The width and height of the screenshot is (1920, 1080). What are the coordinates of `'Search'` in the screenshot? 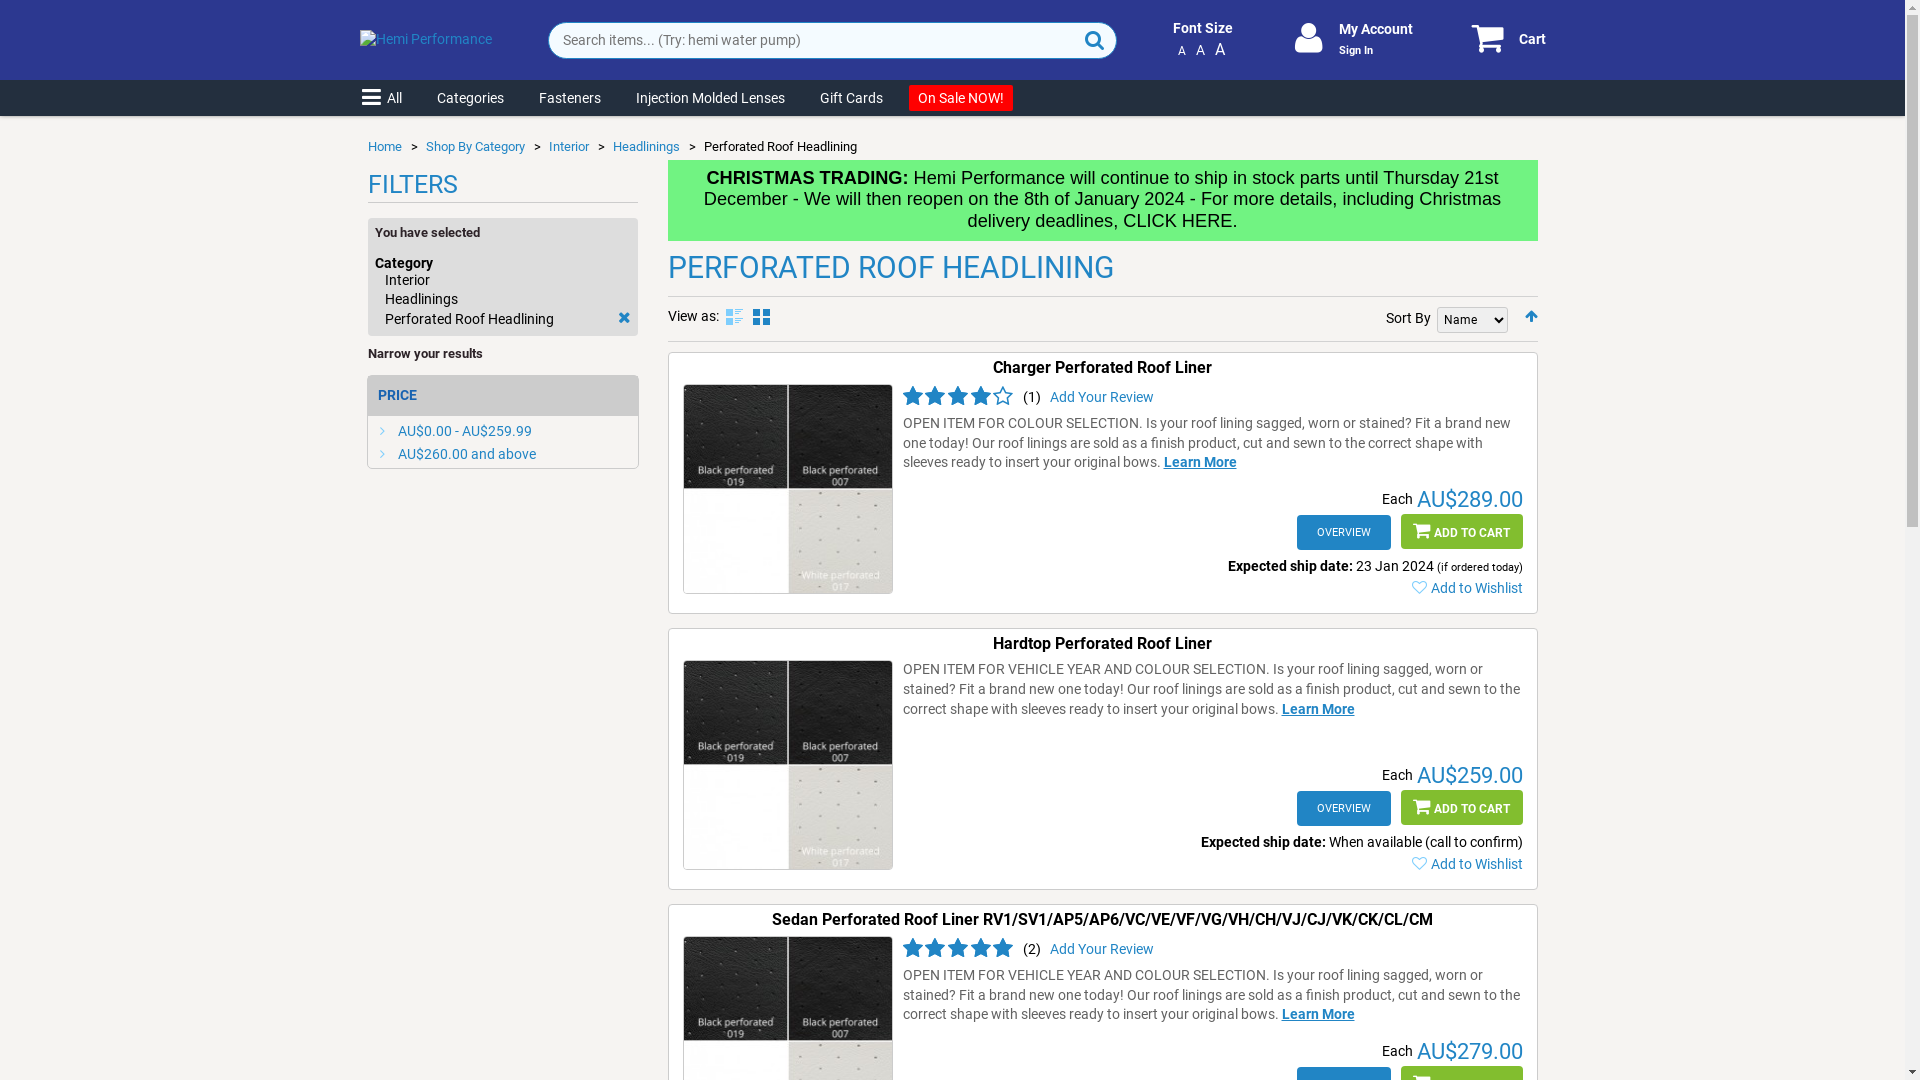 It's located at (1093, 40).